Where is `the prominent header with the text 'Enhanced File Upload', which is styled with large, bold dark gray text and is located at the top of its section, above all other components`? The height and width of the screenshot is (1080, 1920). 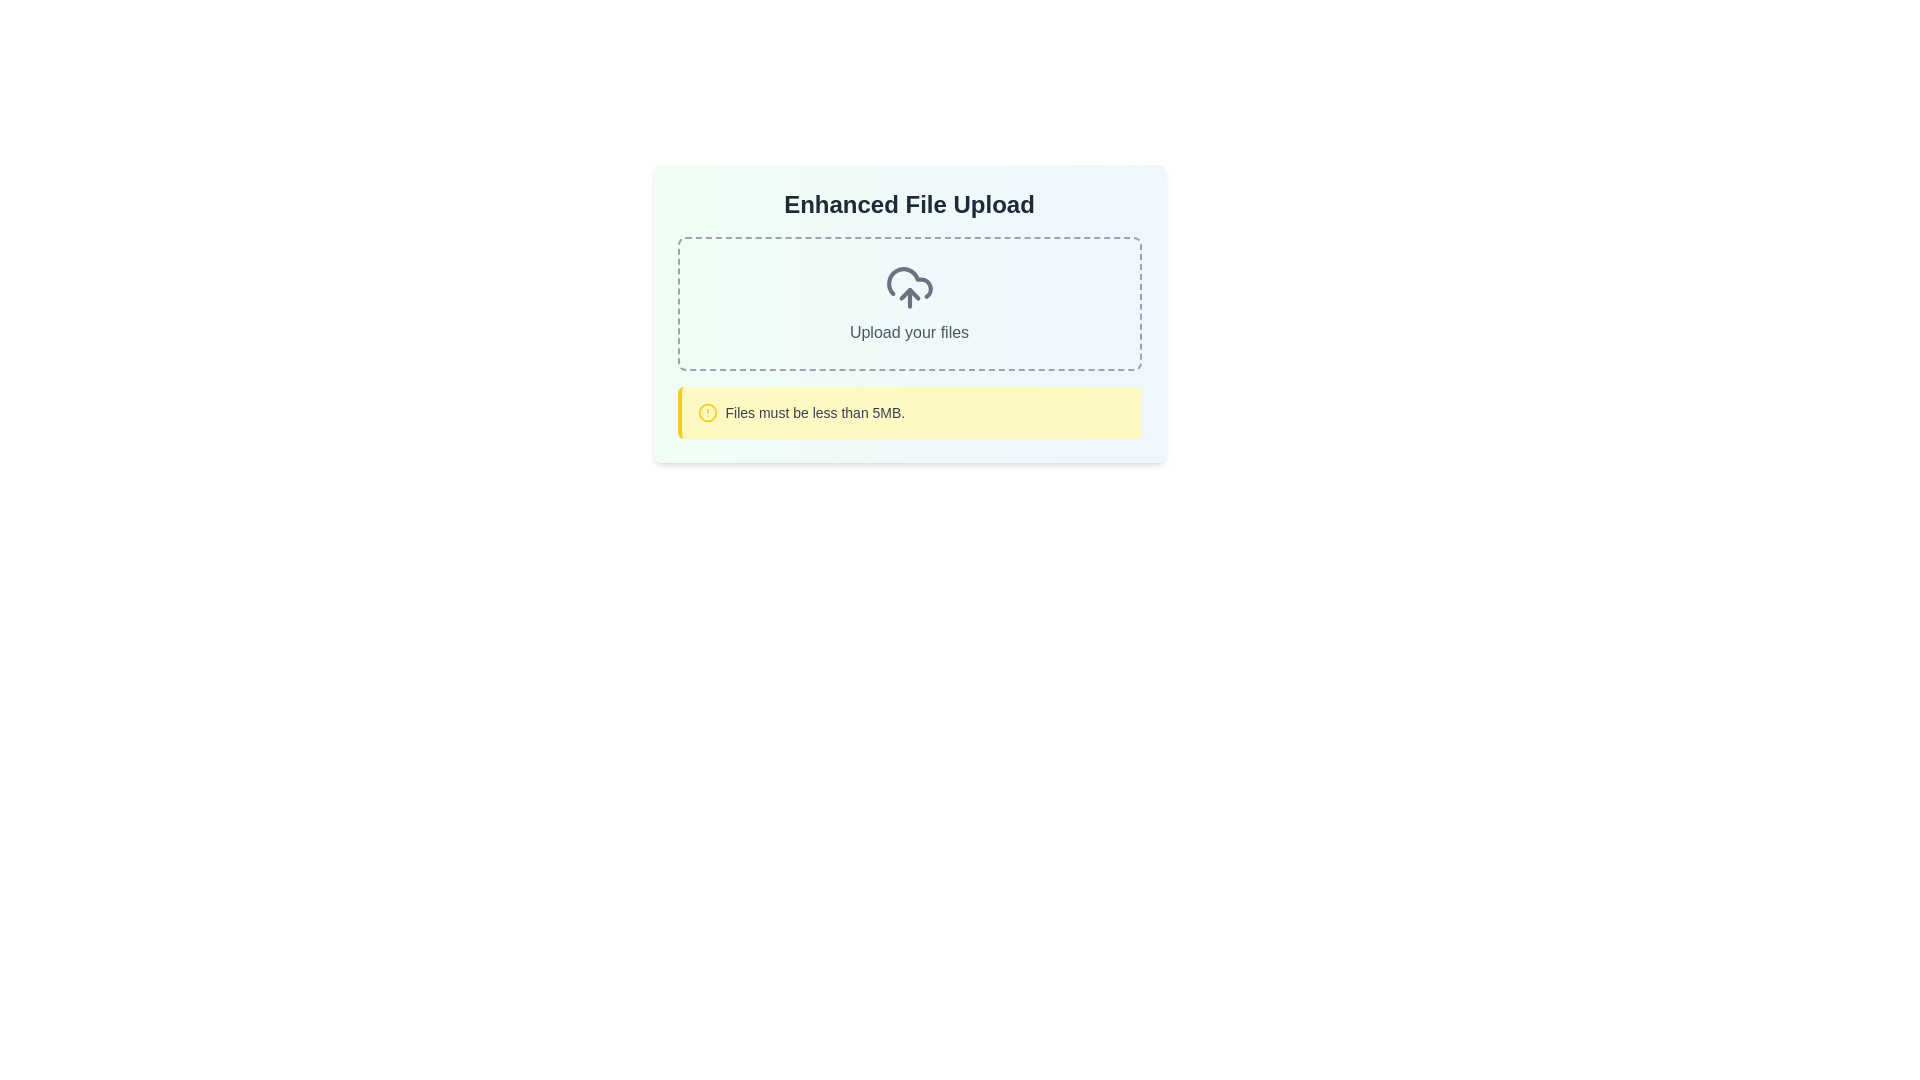 the prominent header with the text 'Enhanced File Upload', which is styled with large, bold dark gray text and is located at the top of its section, above all other components is located at coordinates (908, 204).